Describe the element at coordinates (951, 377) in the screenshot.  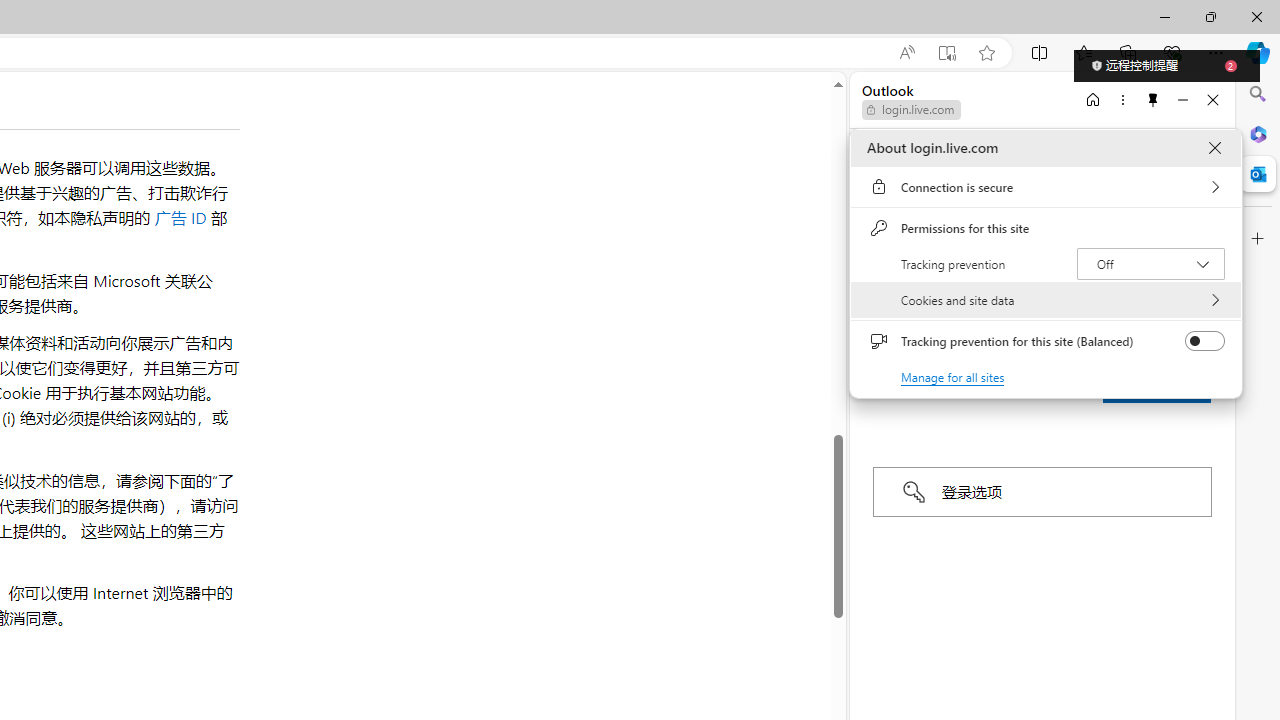
I see `'Manage for all sites'` at that location.